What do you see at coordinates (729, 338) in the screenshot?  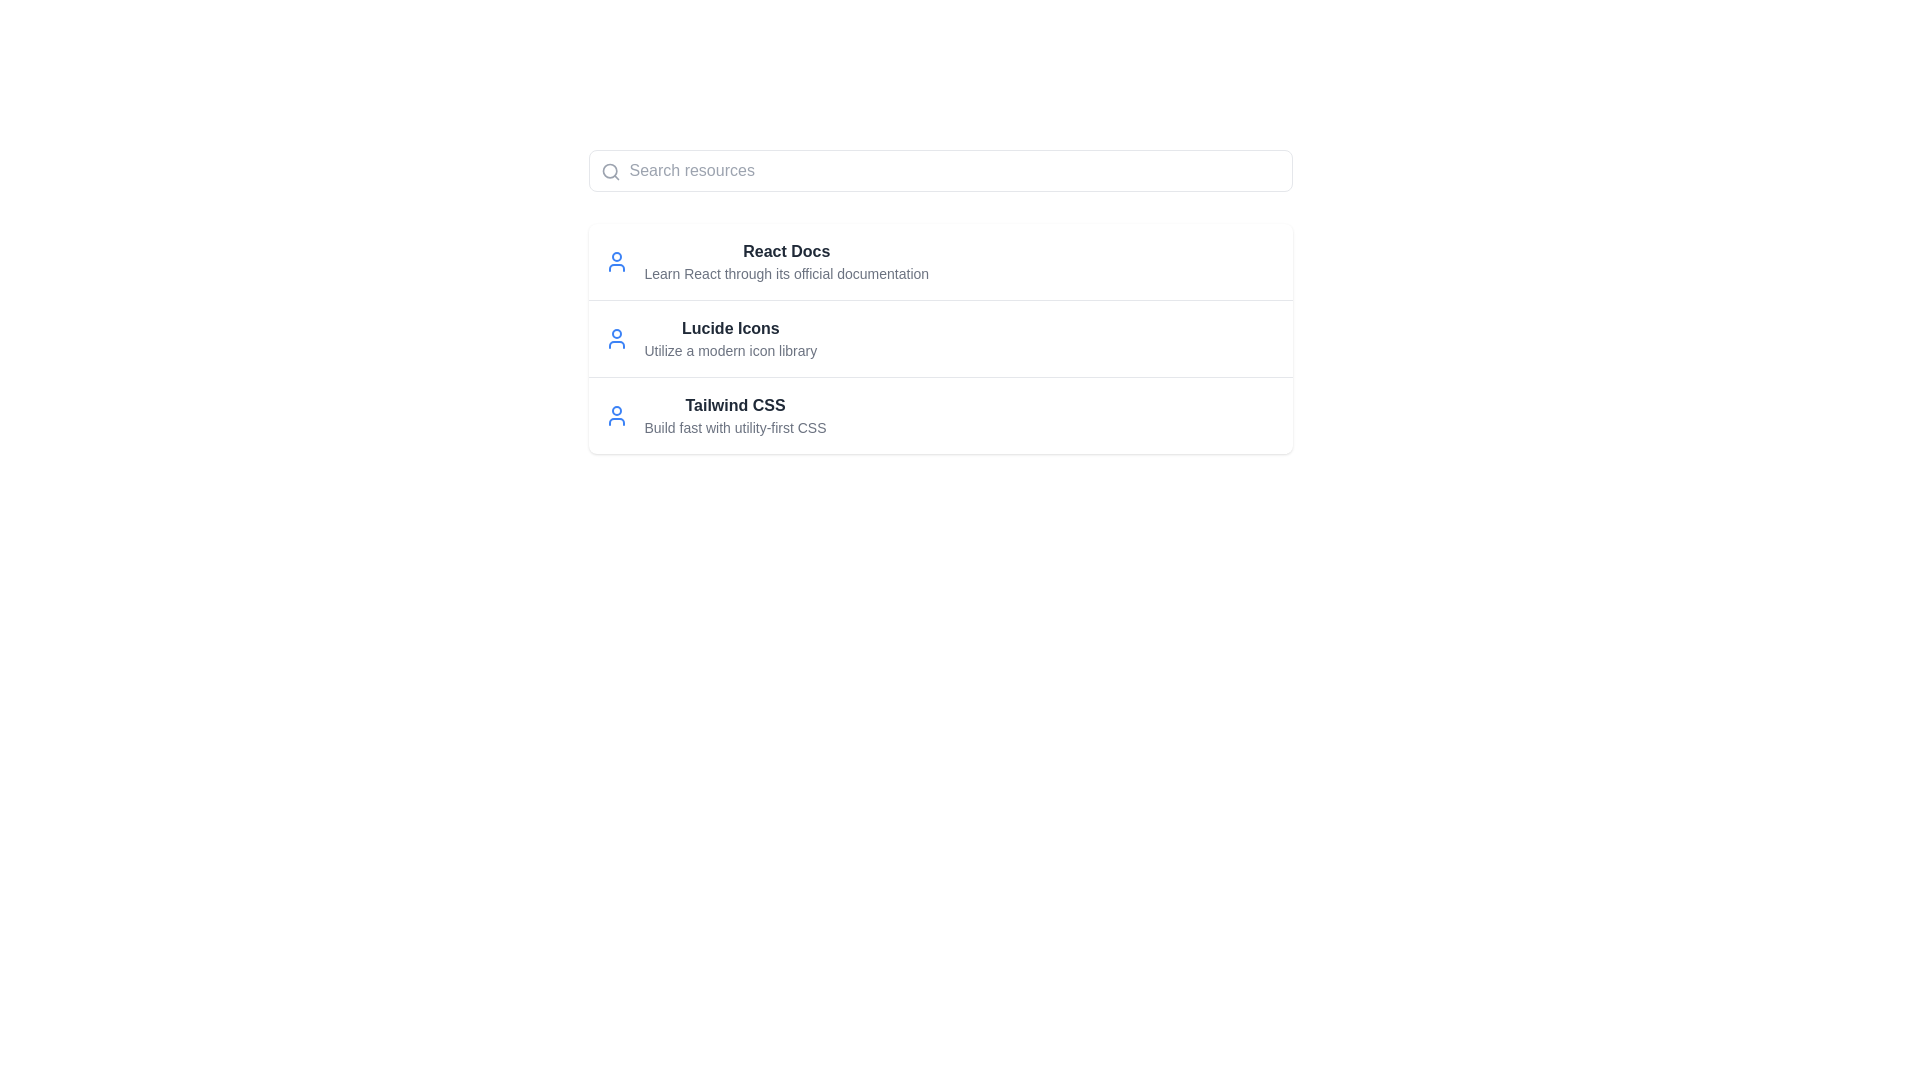 I see `the Text block element that displays 'Lucide Icons' in bold and 'Utilize a modern icon library' in a smaller gray font, positioned as the second item in a list of resources` at bounding box center [729, 338].